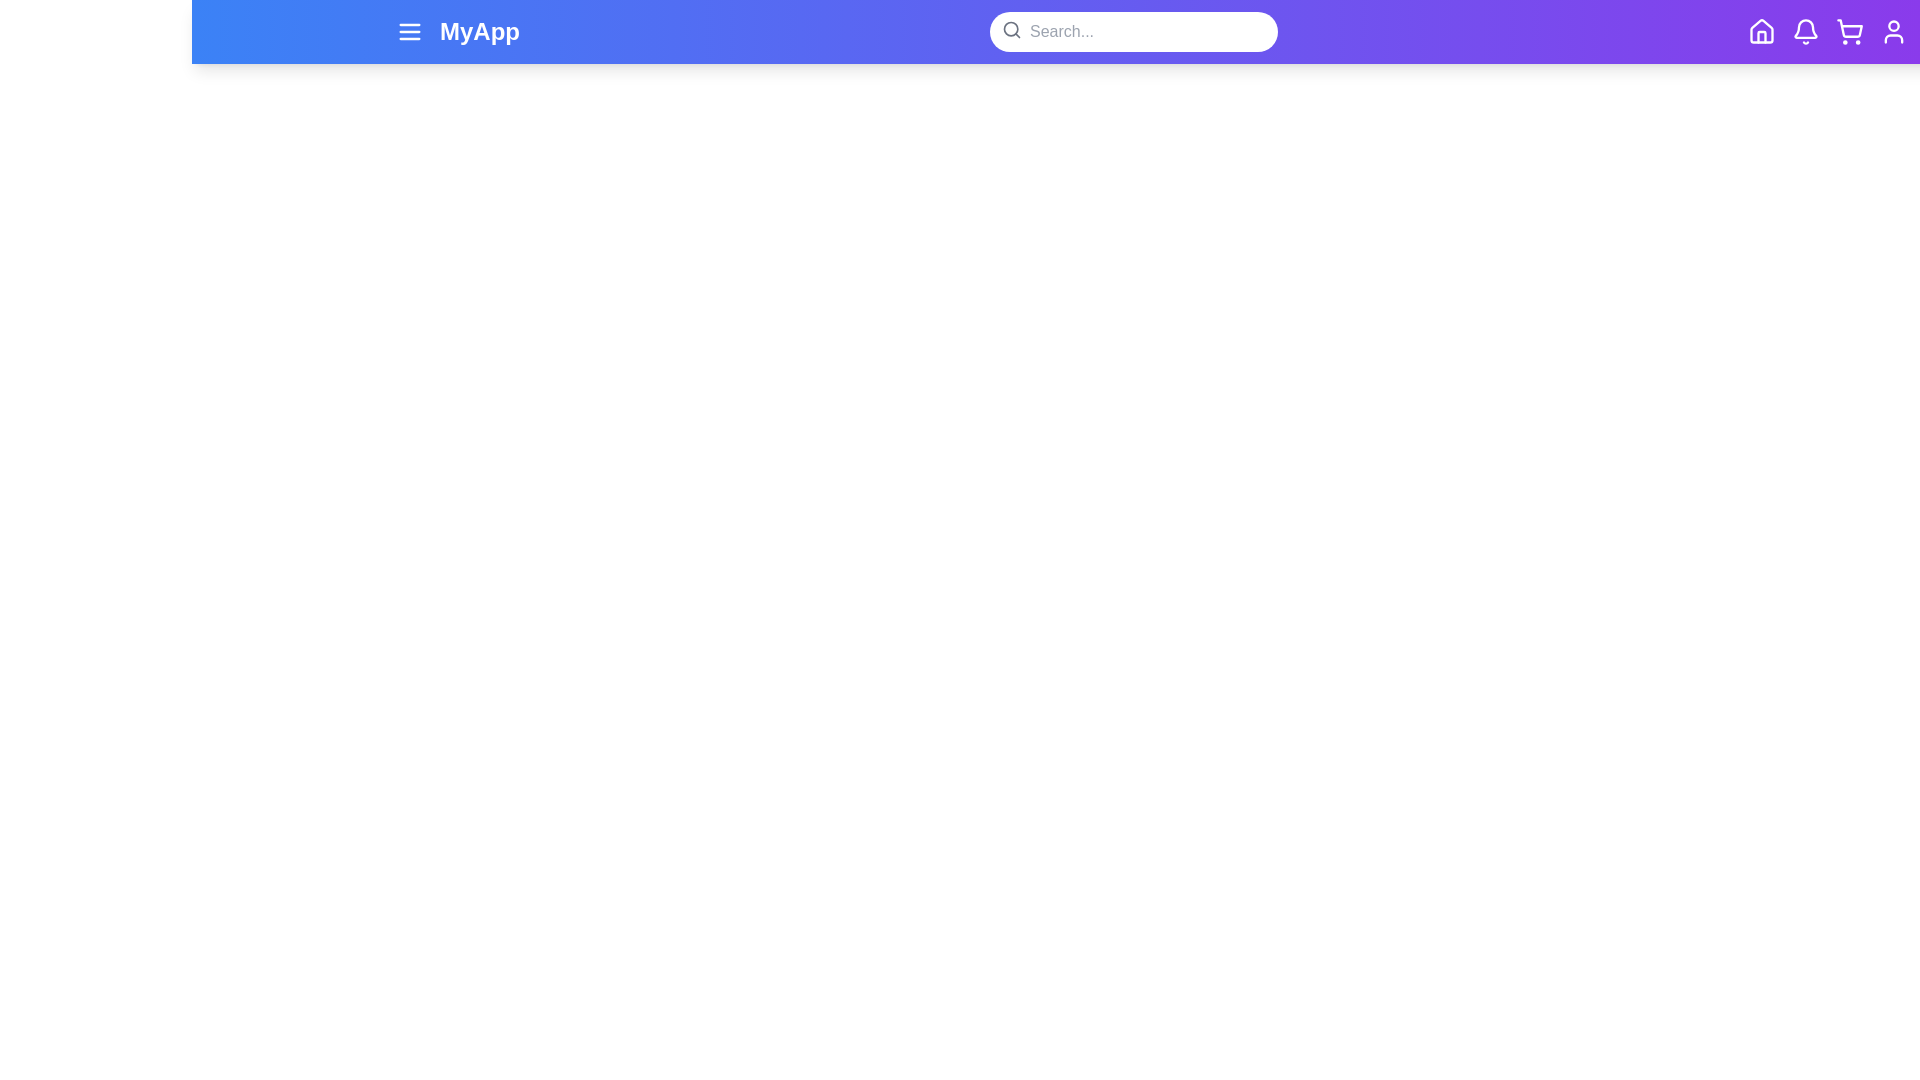 This screenshot has width=1920, height=1080. I want to click on the shopping_cart button in the navigation bar, so click(1848, 31).